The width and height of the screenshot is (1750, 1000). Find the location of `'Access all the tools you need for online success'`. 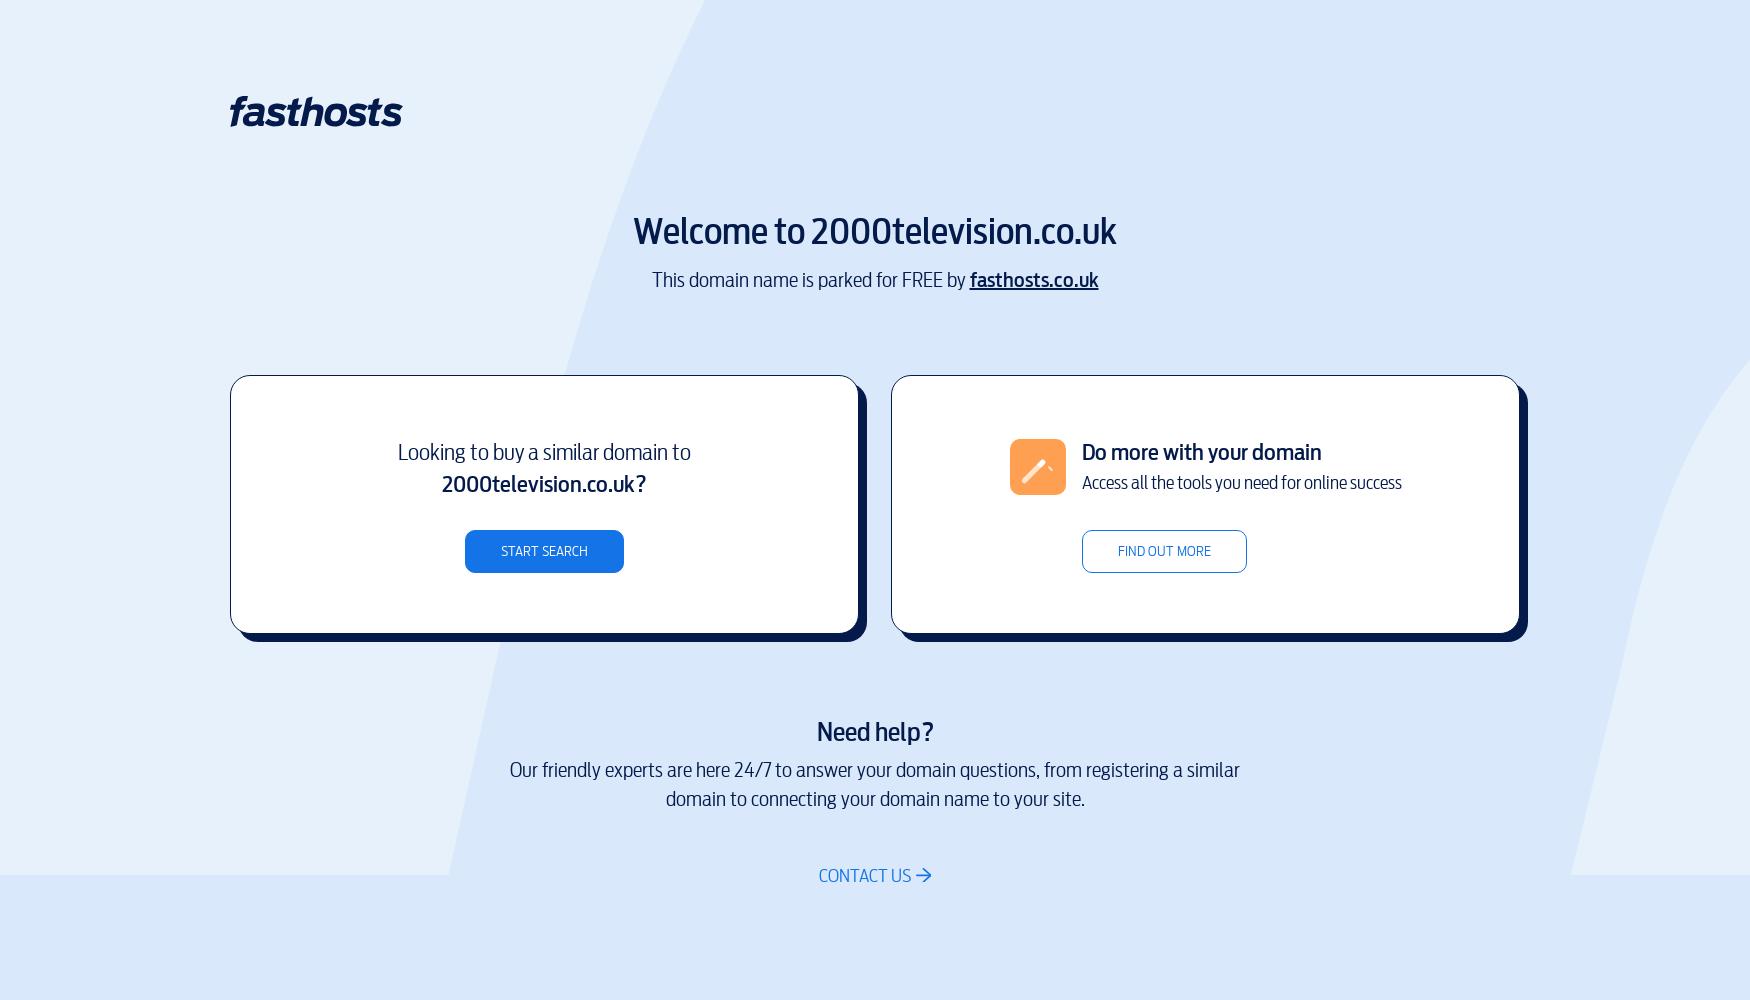

'Access all the tools you need for online success' is located at coordinates (1240, 481).